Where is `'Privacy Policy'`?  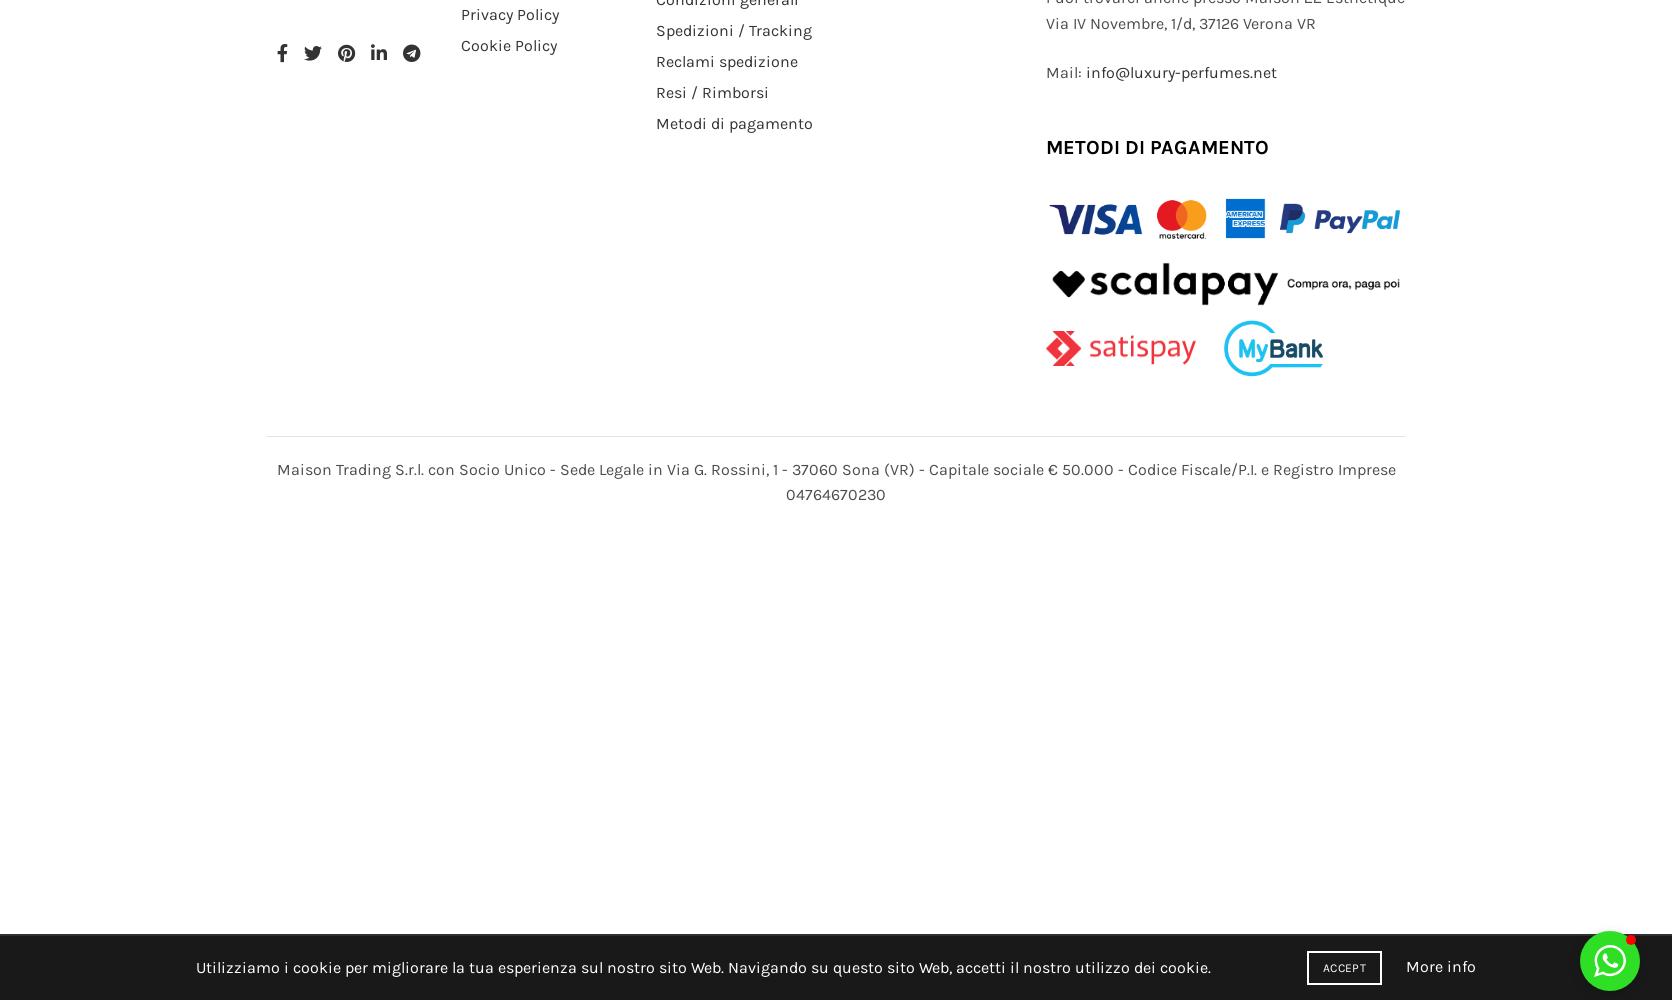
'Privacy Policy' is located at coordinates (509, 14).